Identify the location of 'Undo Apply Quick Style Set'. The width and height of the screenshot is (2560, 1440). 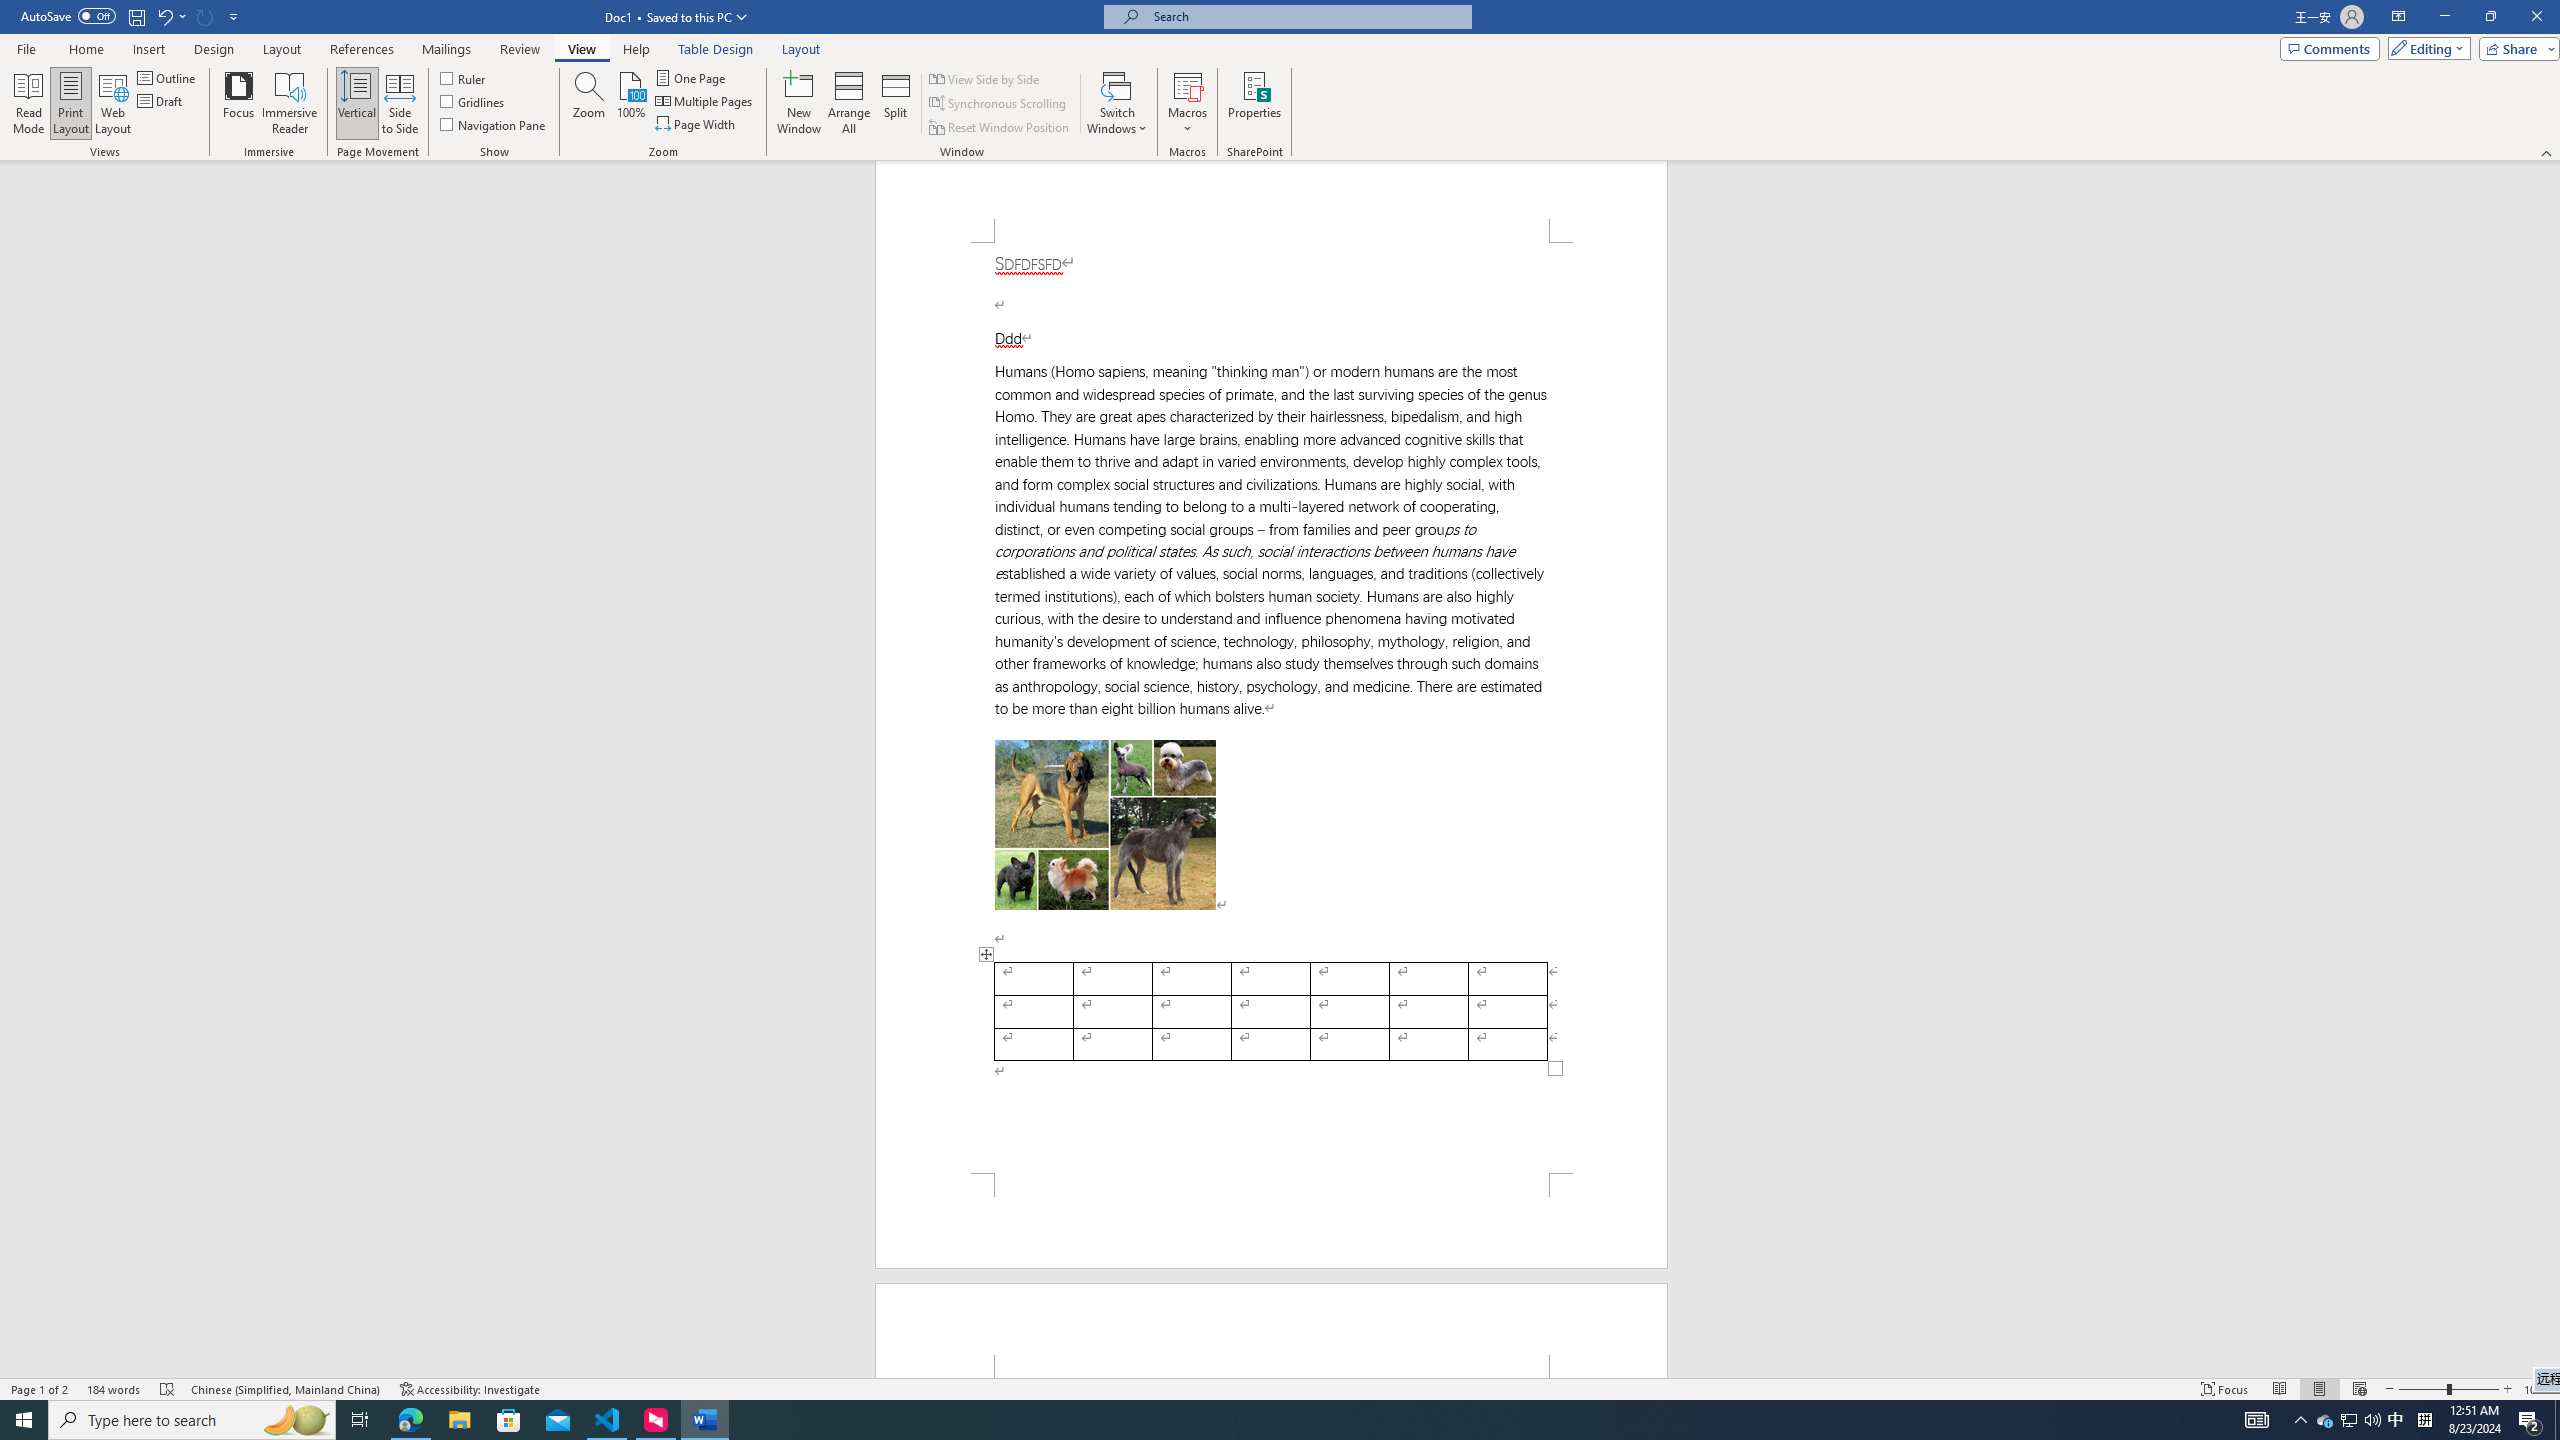
(170, 15).